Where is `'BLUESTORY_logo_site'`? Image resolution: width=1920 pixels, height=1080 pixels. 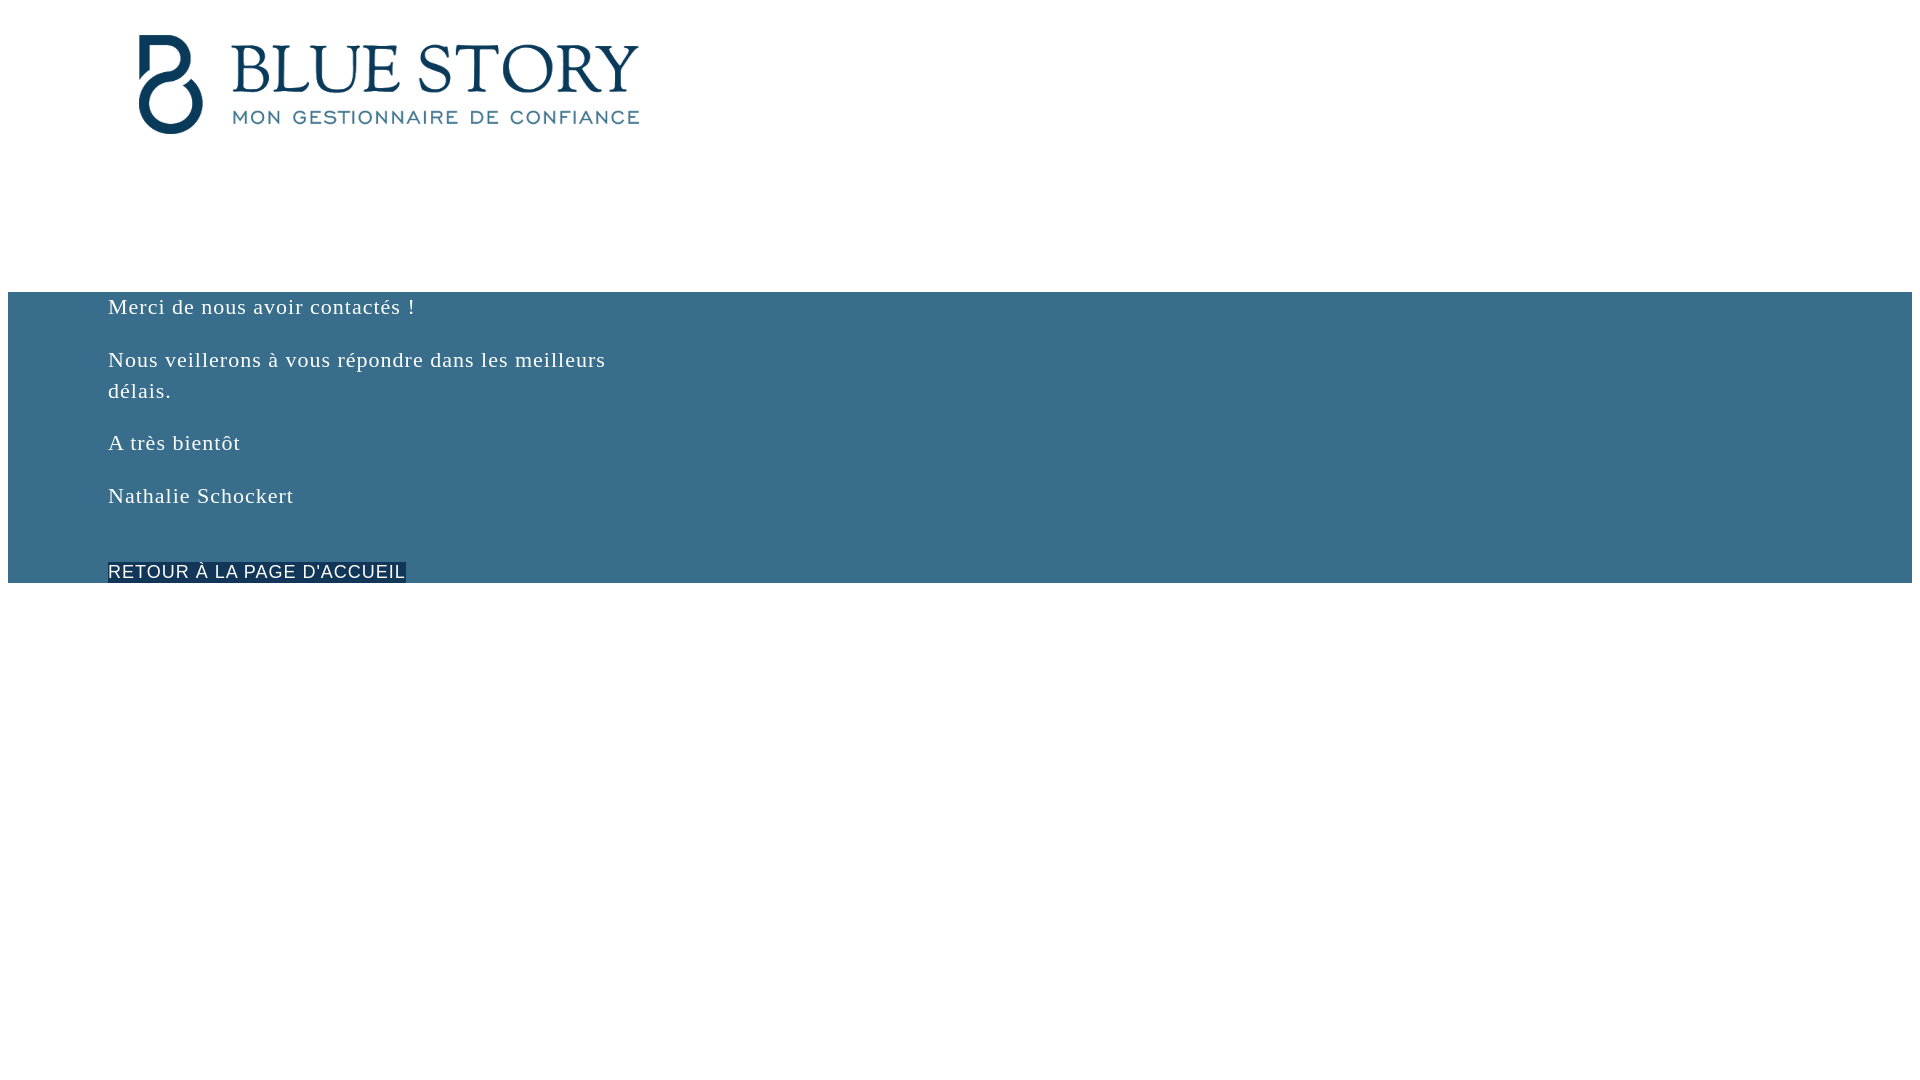
'BLUESTORY_logo_site' is located at coordinates (388, 83).